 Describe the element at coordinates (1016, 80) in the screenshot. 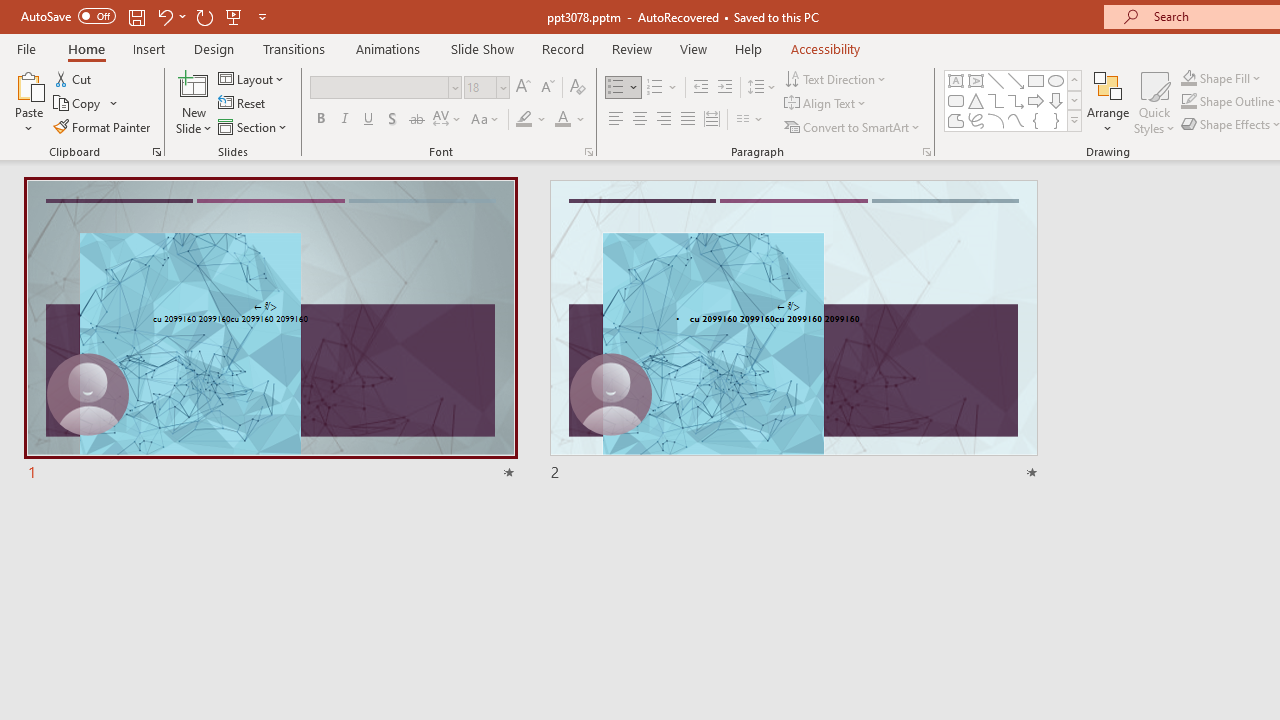

I see `'Line Arrow'` at that location.